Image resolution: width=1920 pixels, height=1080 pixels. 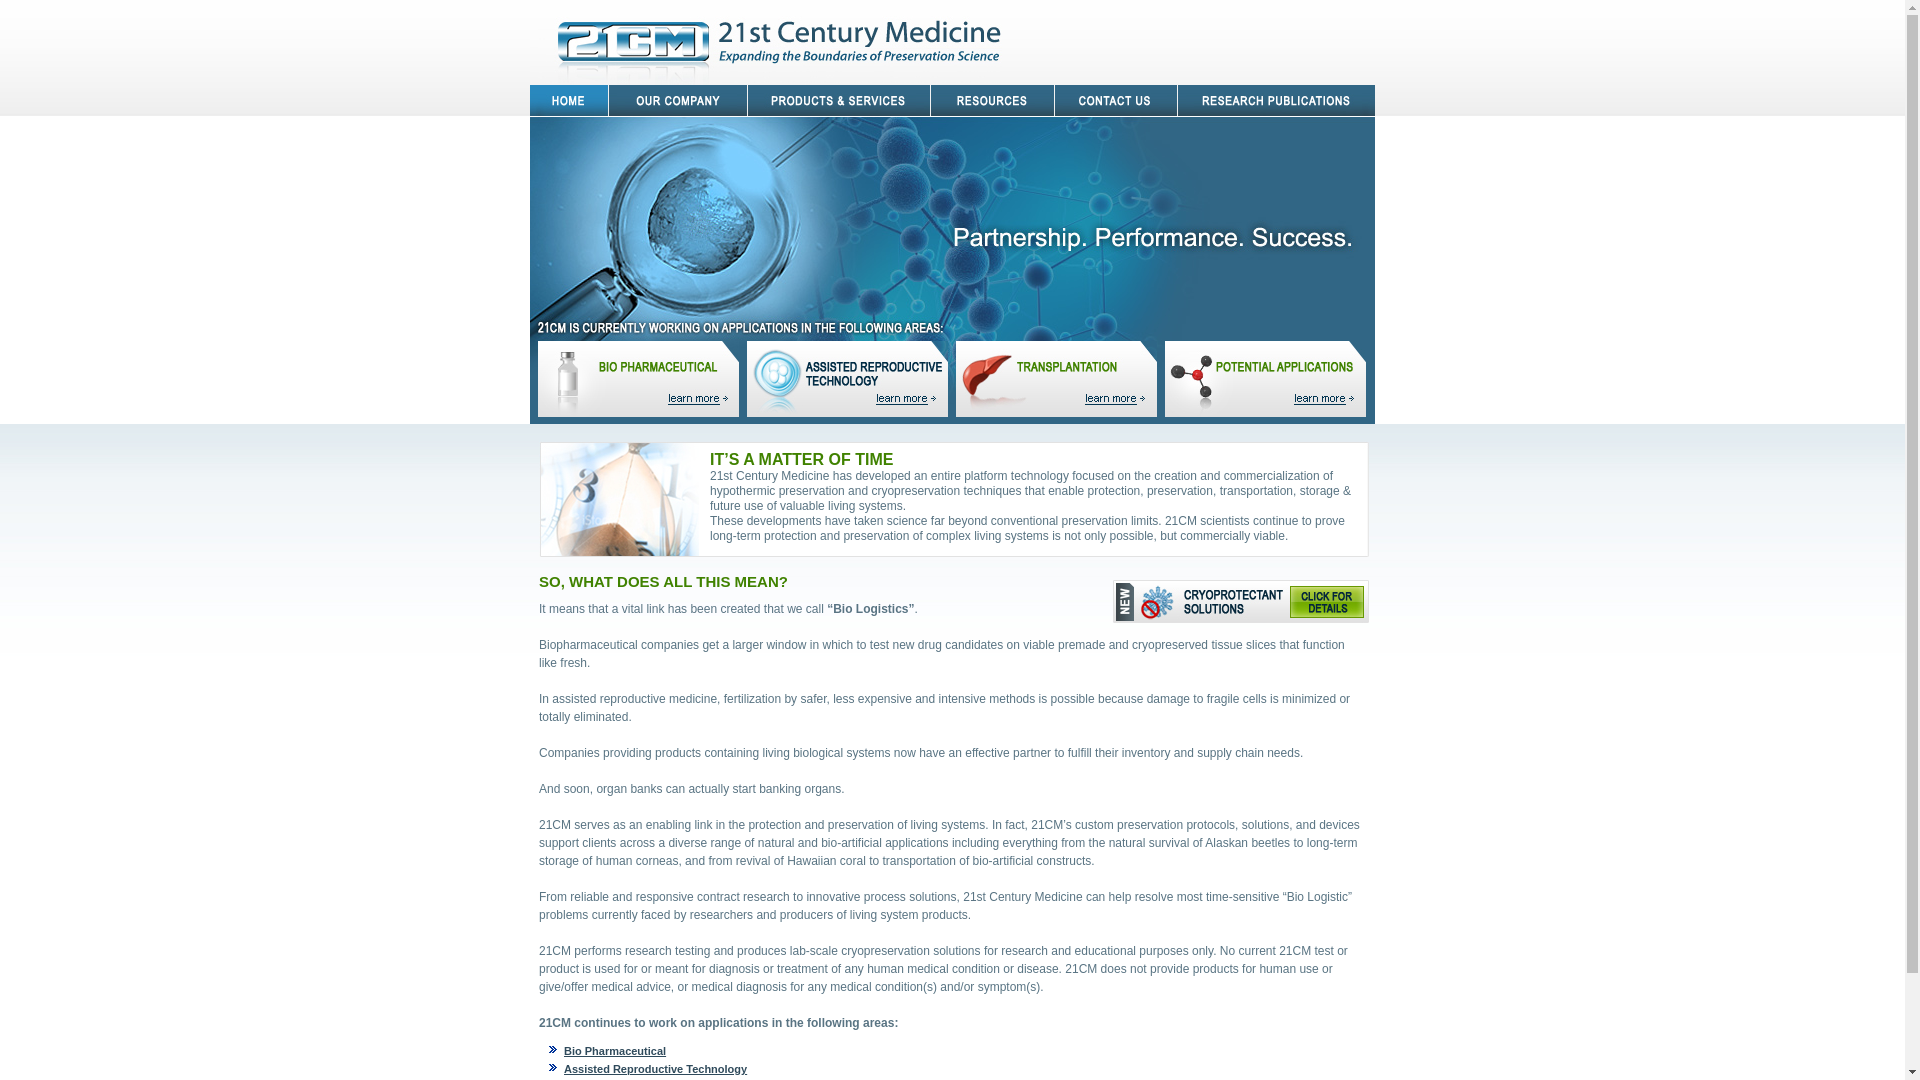 I want to click on 'Cryoprotectant Solutions', so click(x=1112, y=600).